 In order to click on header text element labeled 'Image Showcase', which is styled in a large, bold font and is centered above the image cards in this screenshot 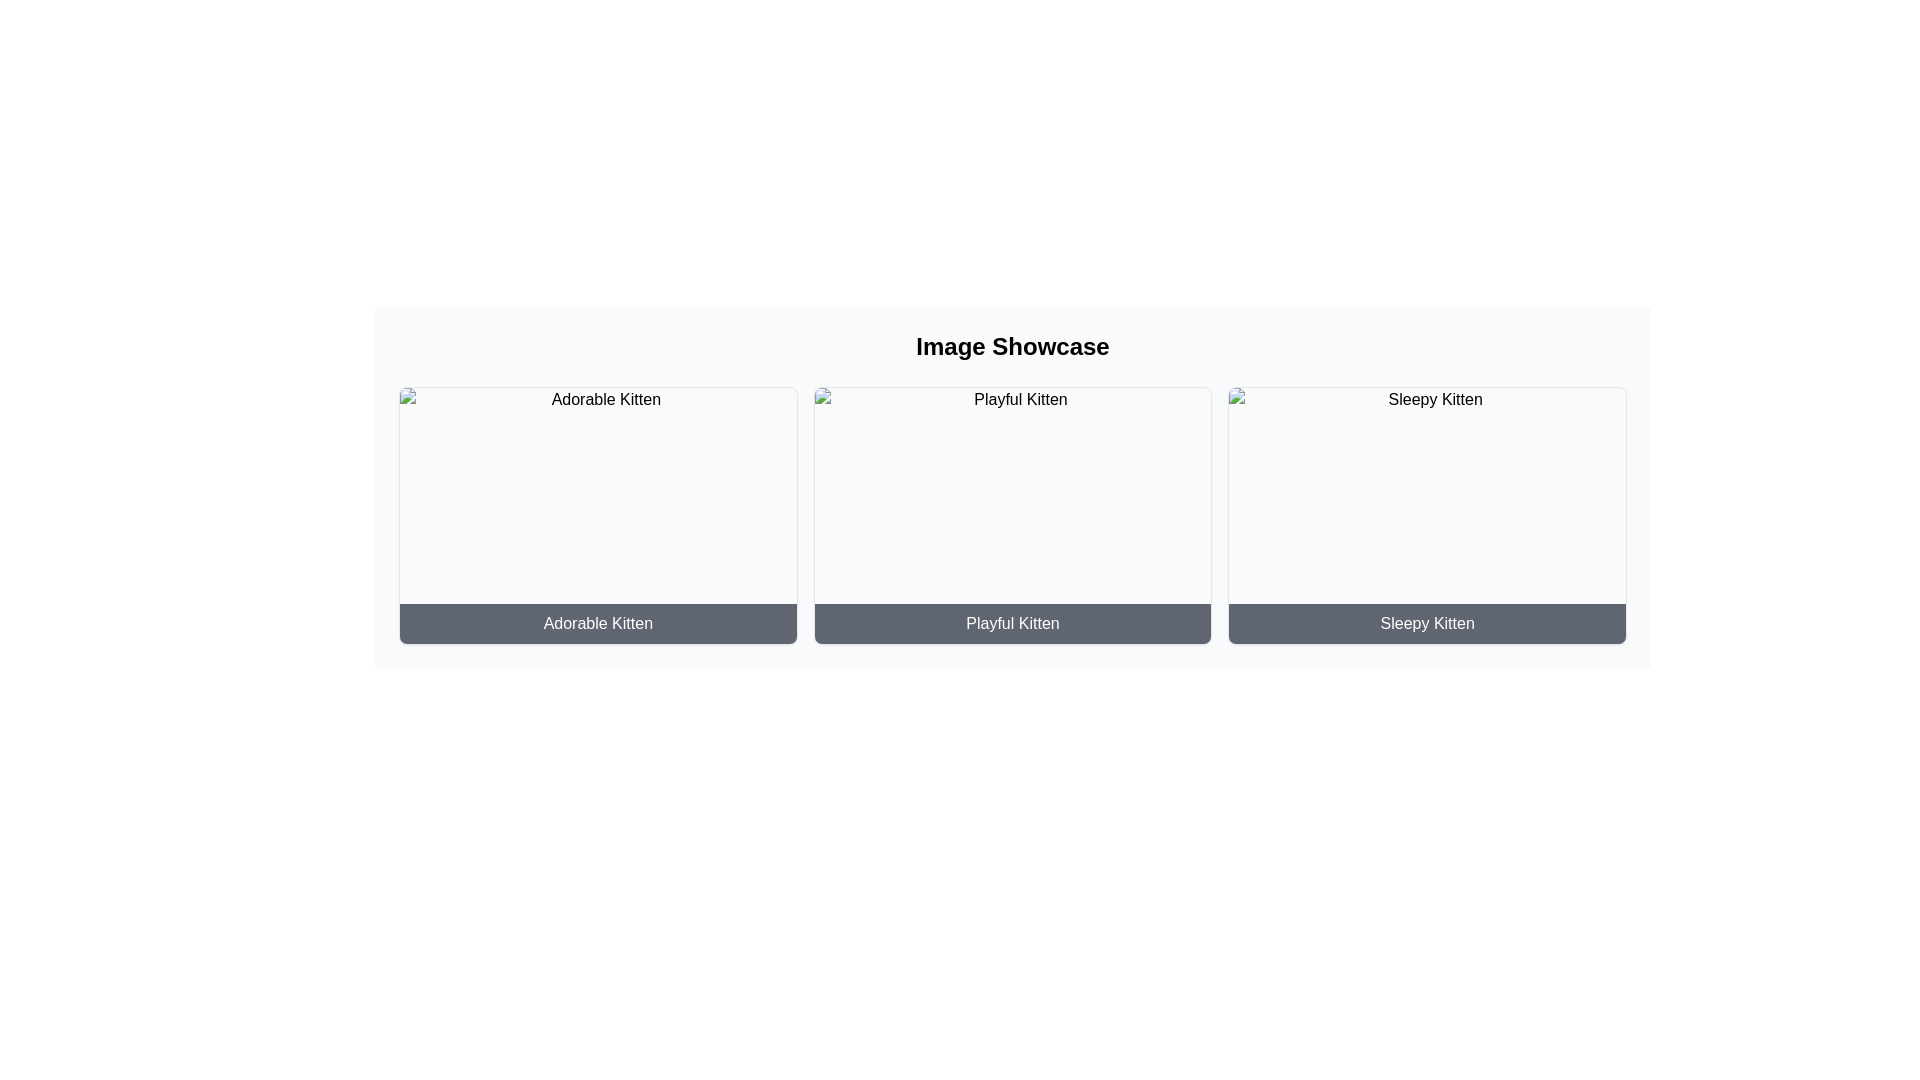, I will do `click(1012, 346)`.